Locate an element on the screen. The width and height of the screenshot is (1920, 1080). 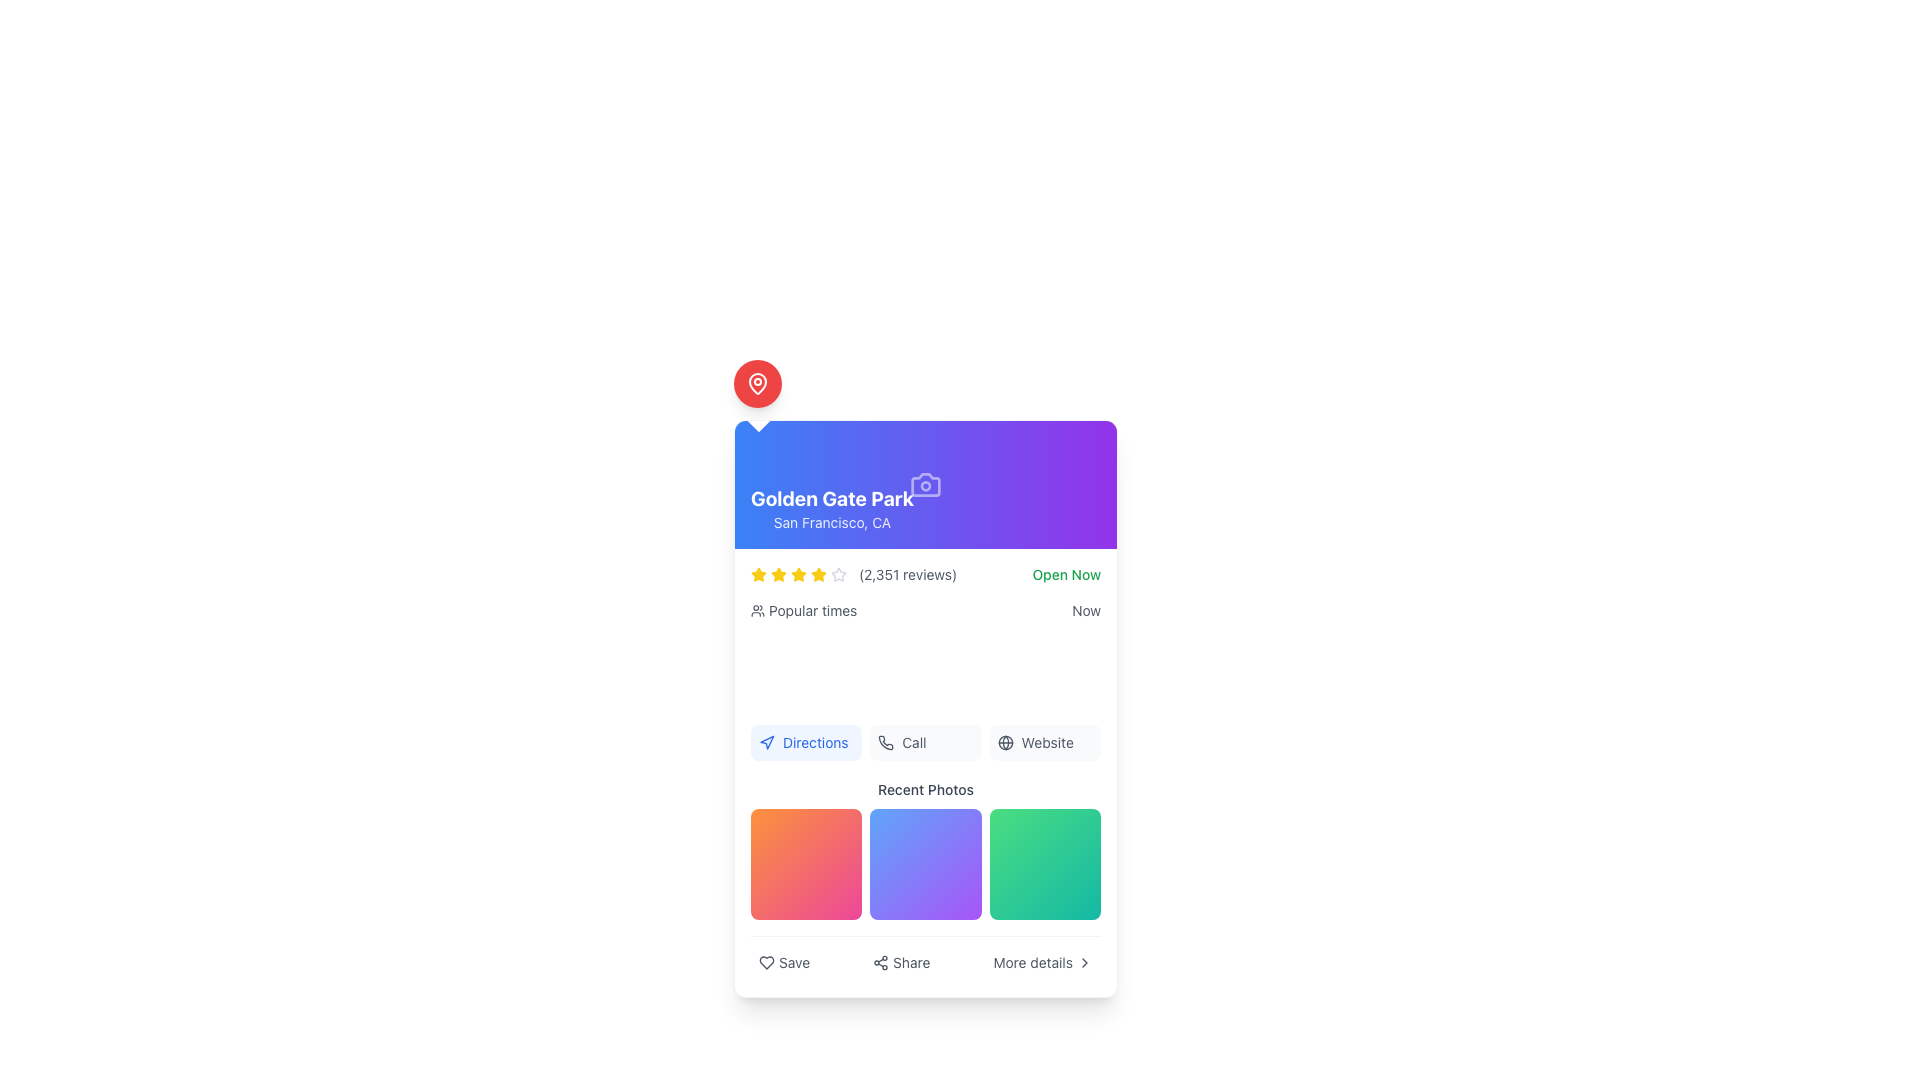
the phone call button, which is the second button in a horizontal group of three buttons located below the title and details of a card, to change its appearance is located at coordinates (925, 743).